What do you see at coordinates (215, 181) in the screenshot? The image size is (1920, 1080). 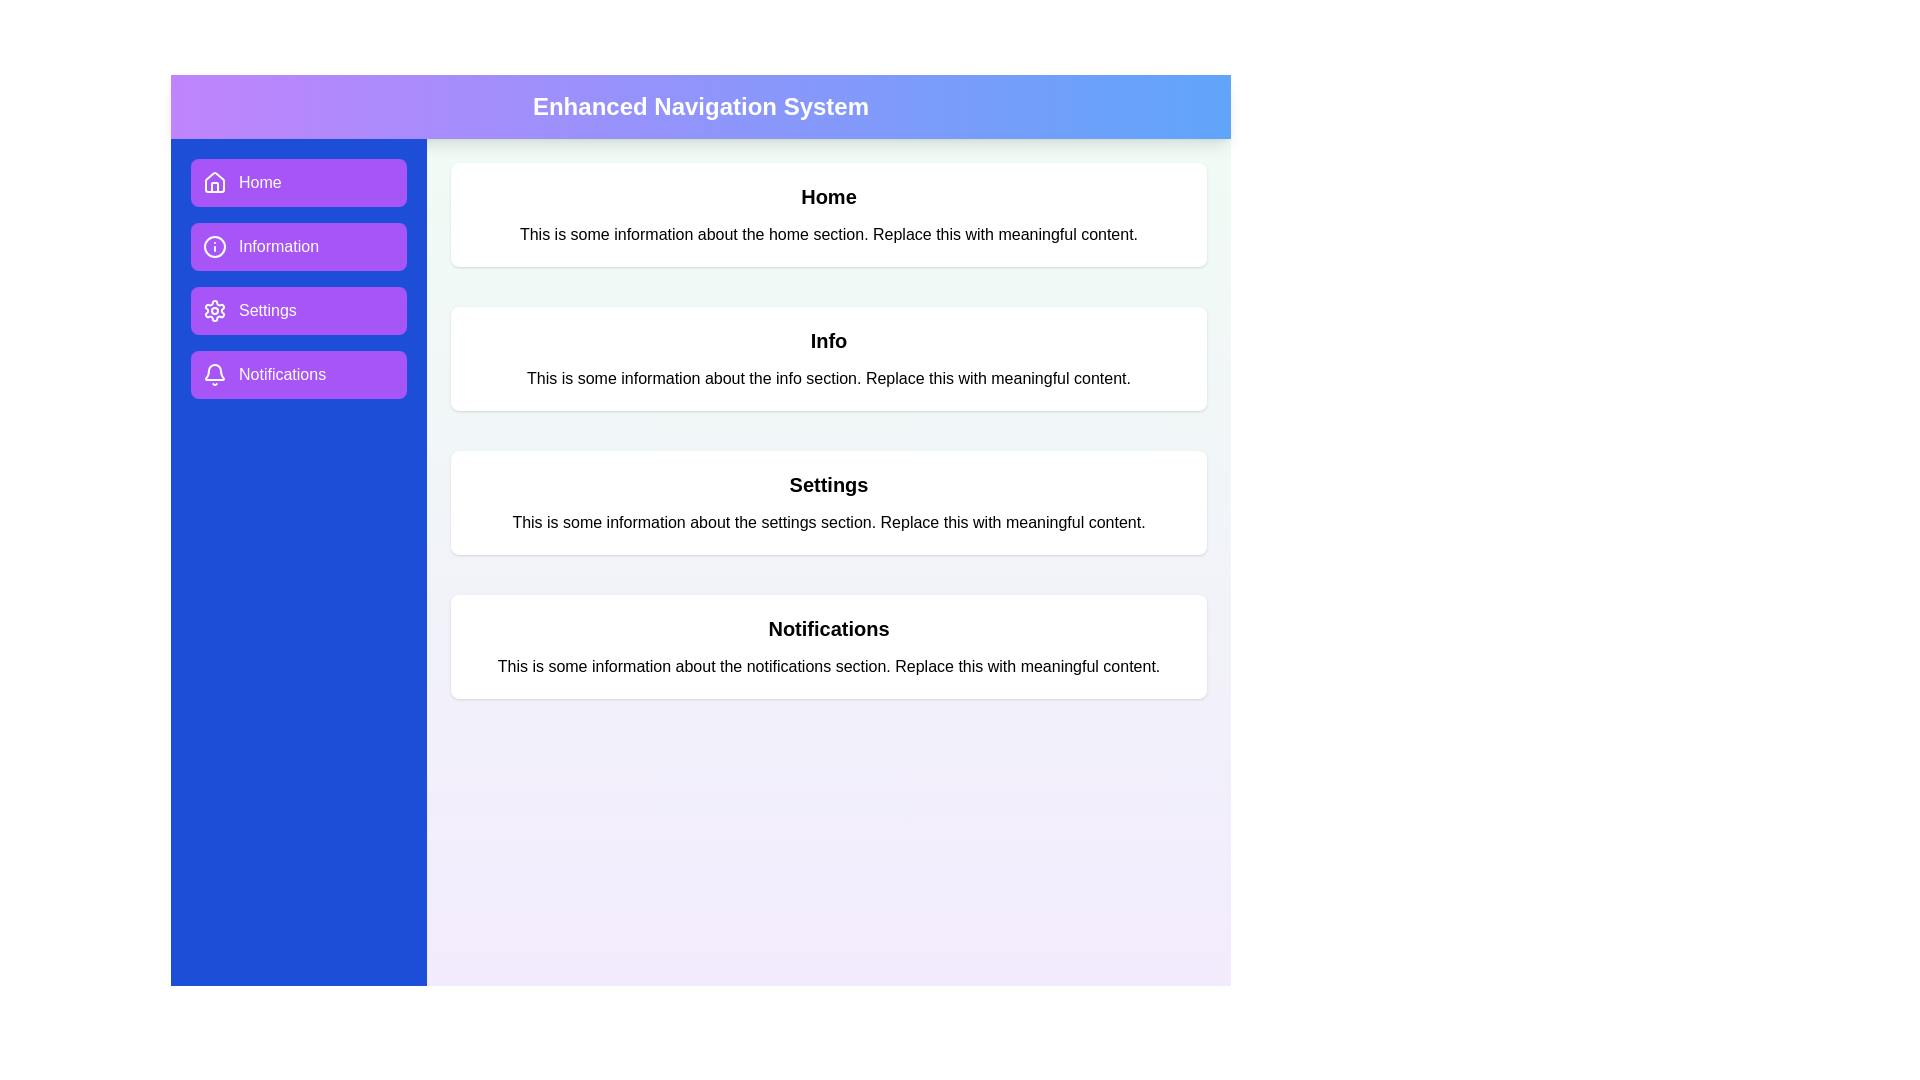 I see `the 'Home' icon located in the left vertical navigation menu to trigger a tooltip or visual response` at bounding box center [215, 181].